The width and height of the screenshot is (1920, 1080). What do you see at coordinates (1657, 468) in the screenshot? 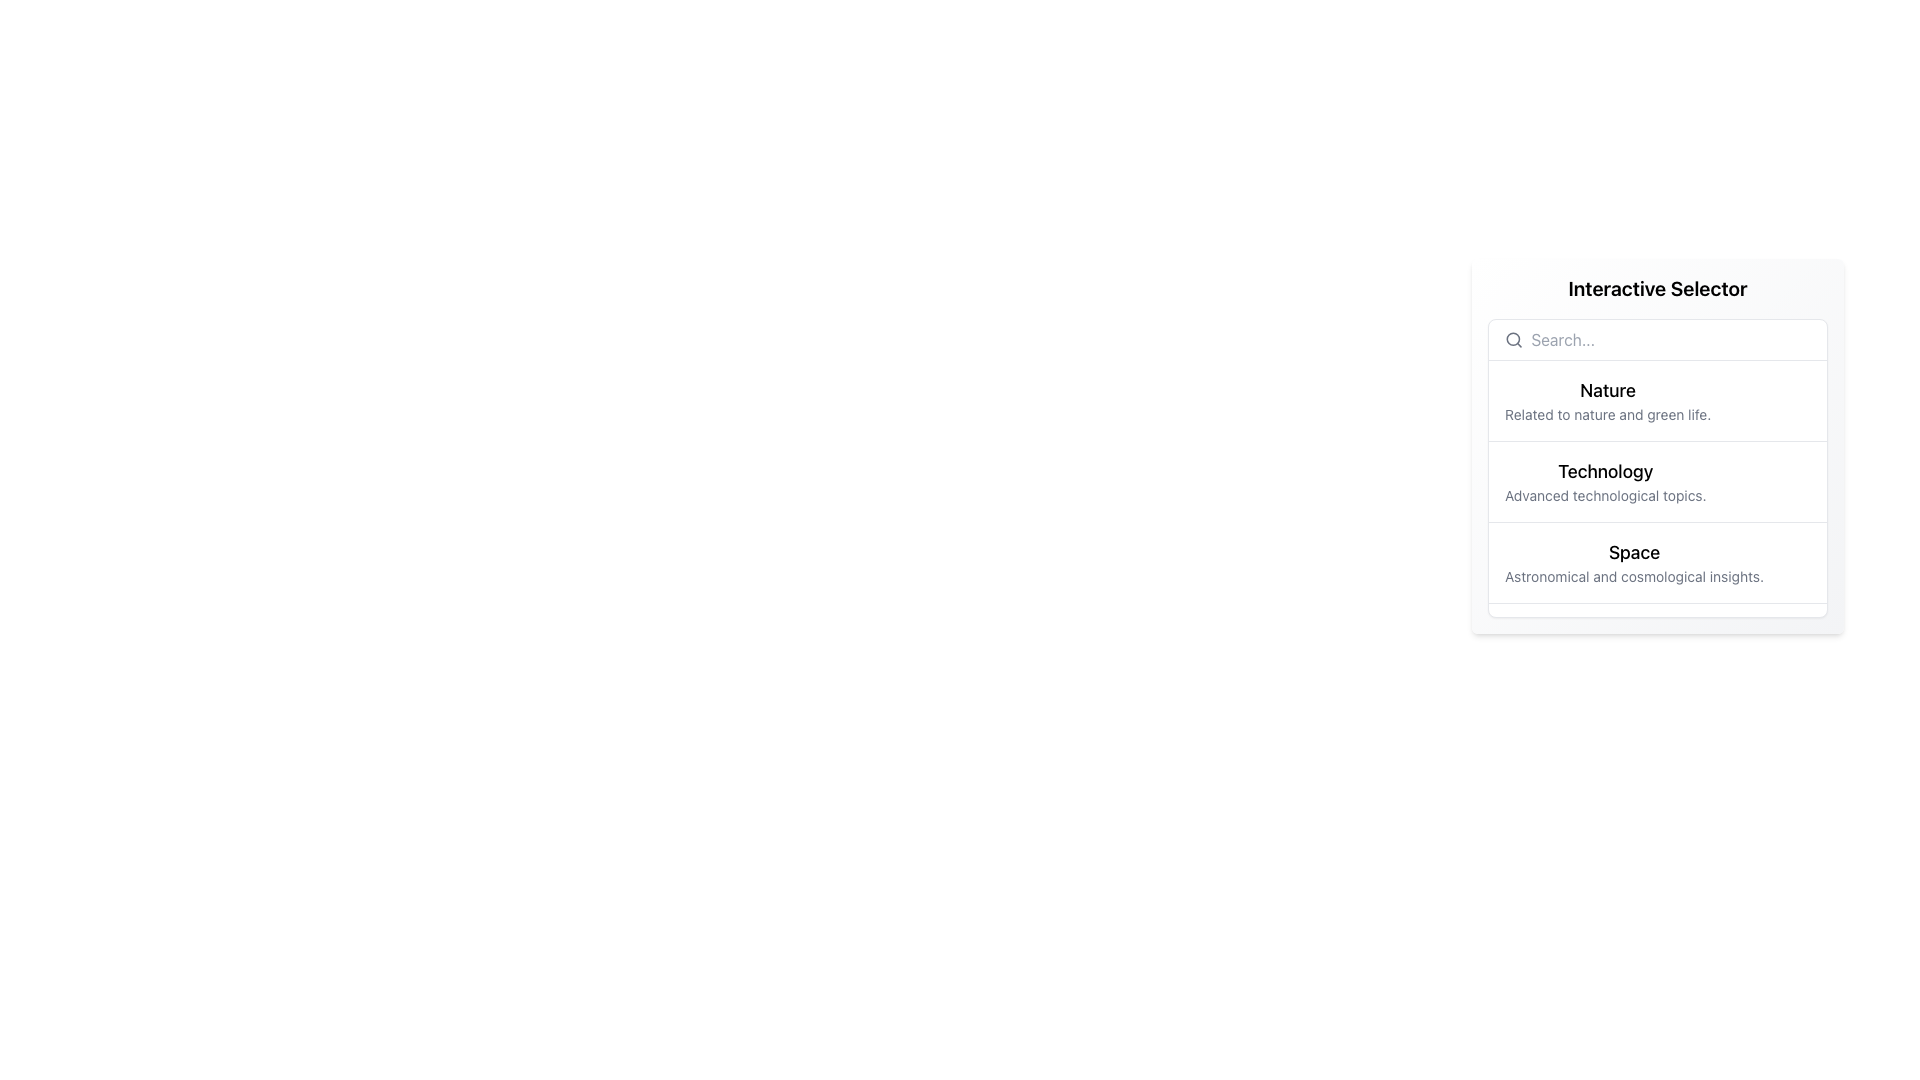
I see `the second selectable list item, which is a white rectangular section with rounded corners and shadow, located below the search input field` at bounding box center [1657, 468].